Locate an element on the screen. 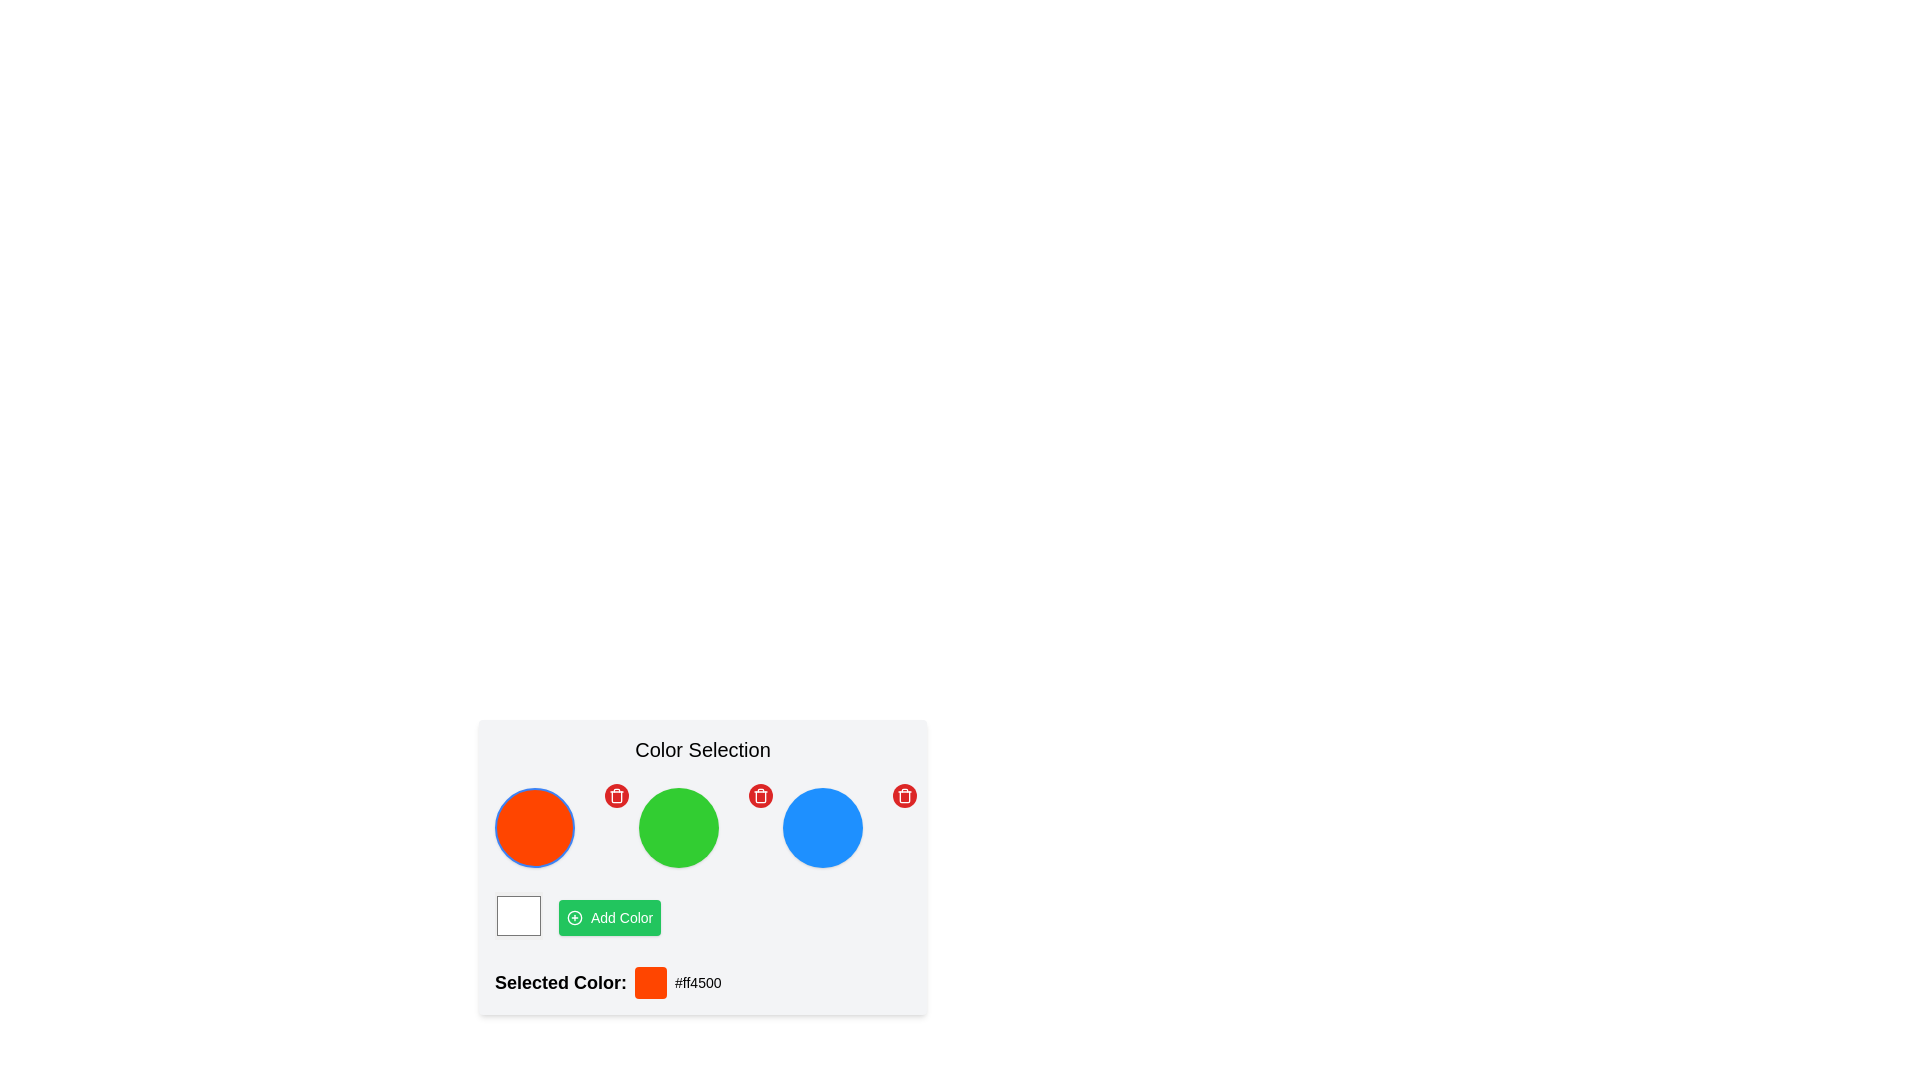 Image resolution: width=1920 pixels, height=1080 pixels. properties of the circular graphical element that represents an addition action in the graphical interface is located at coordinates (574, 917).